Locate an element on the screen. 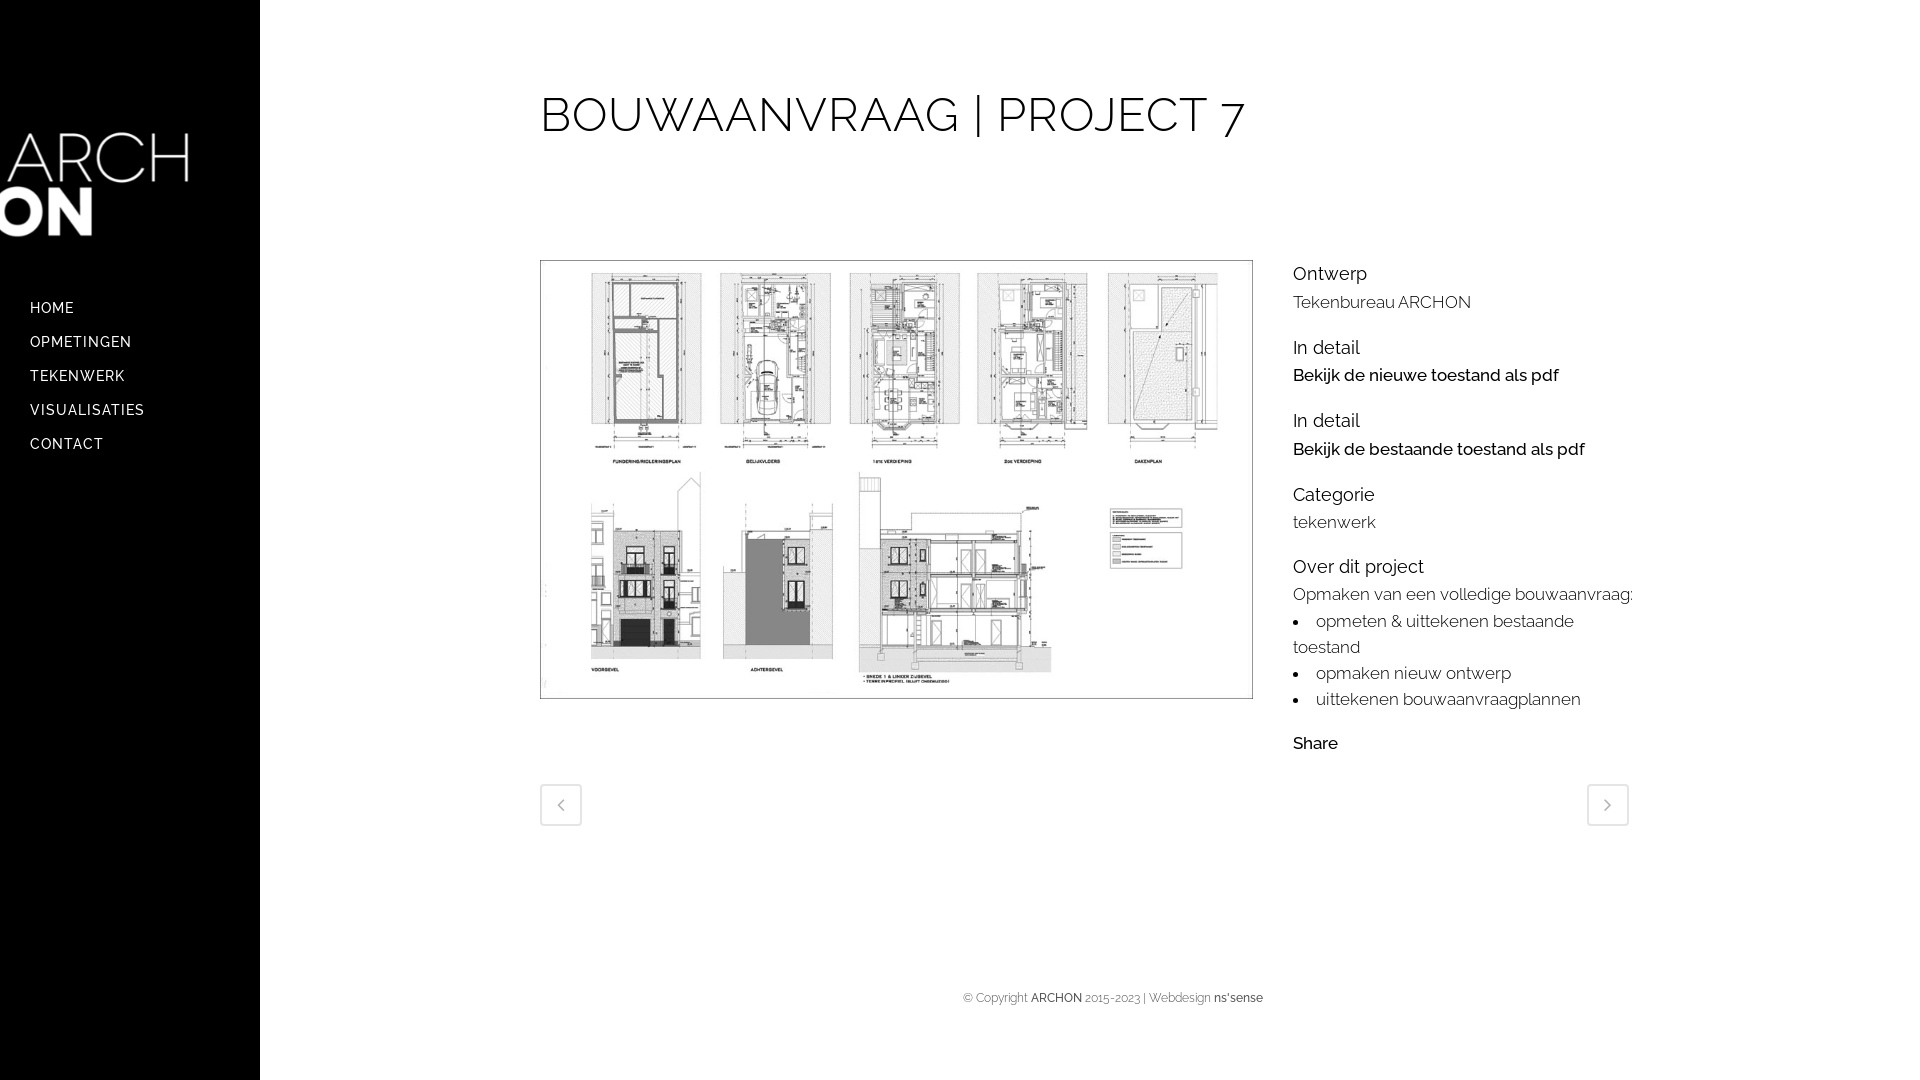 This screenshot has width=1920, height=1080. 'Bekijk de nieuwe toestand als pdf' is located at coordinates (1292, 374).